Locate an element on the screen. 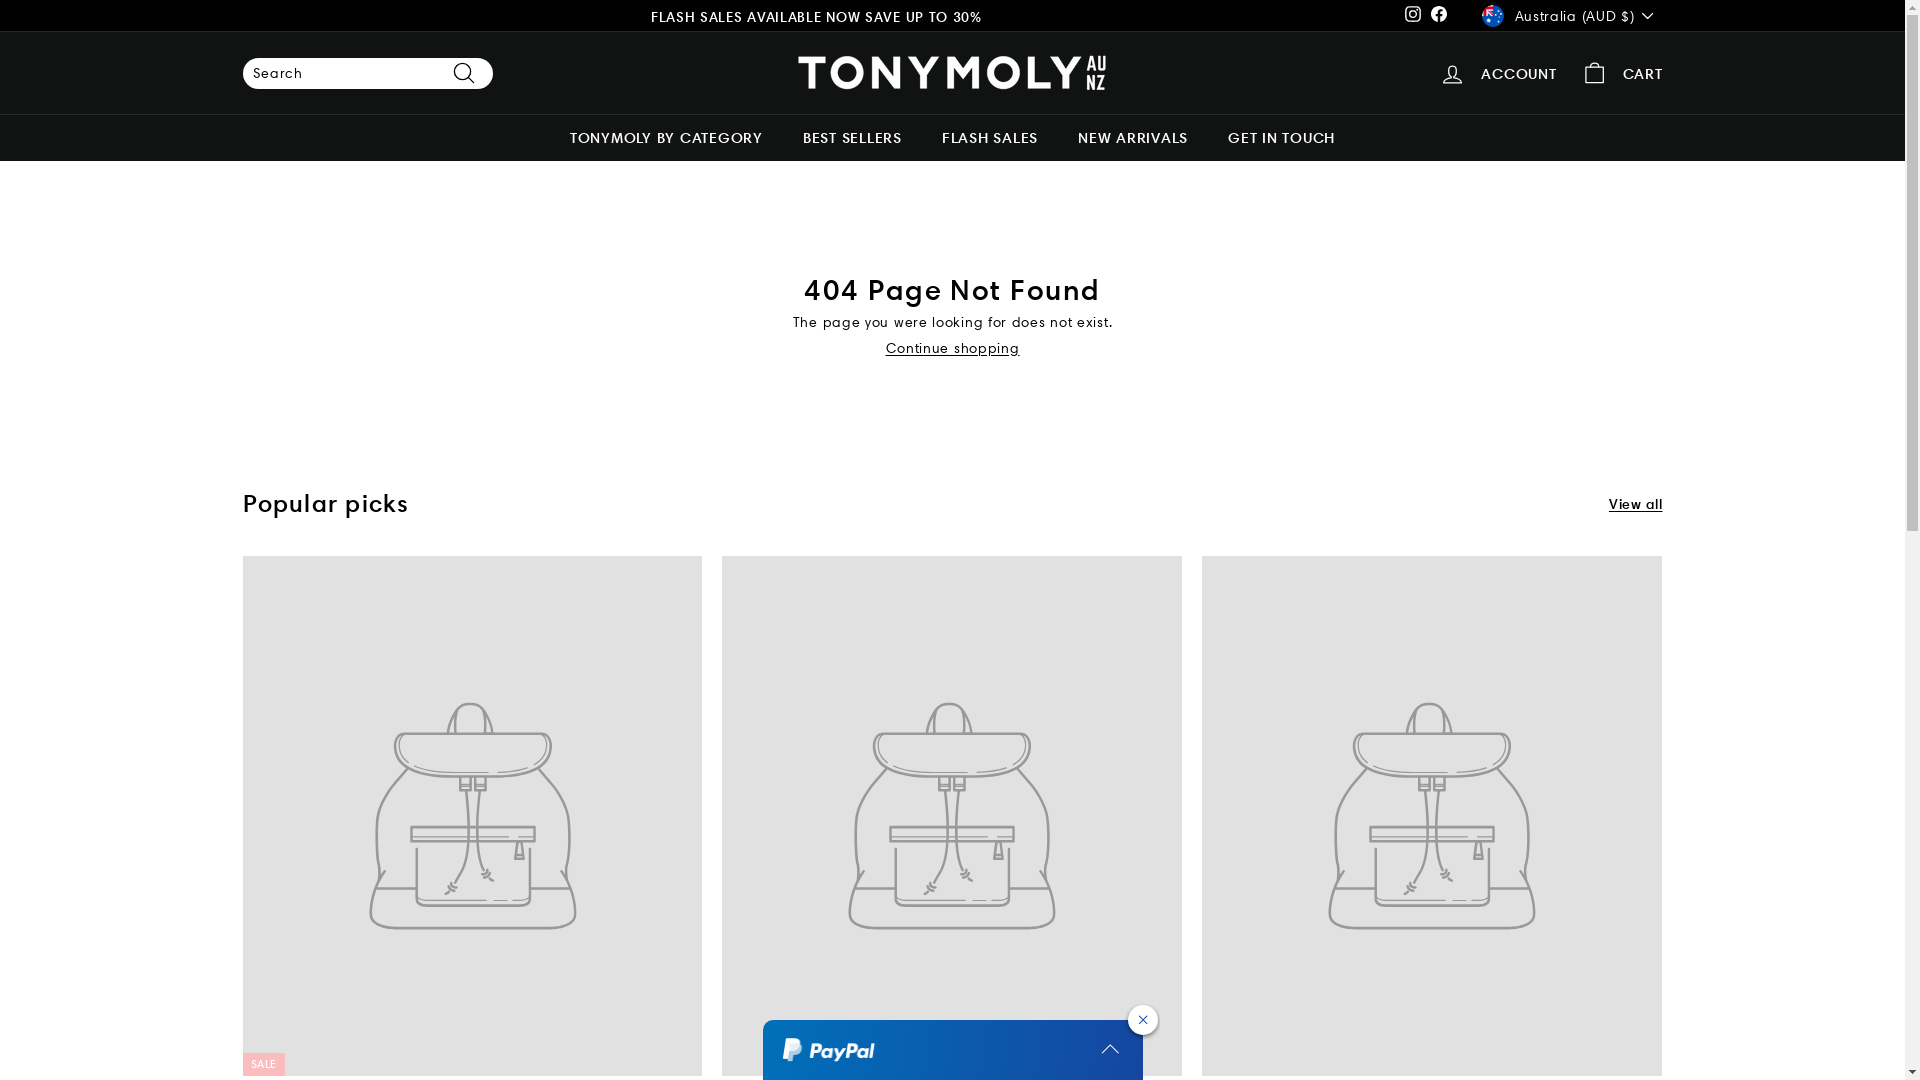  'View all' is located at coordinates (1608, 502).